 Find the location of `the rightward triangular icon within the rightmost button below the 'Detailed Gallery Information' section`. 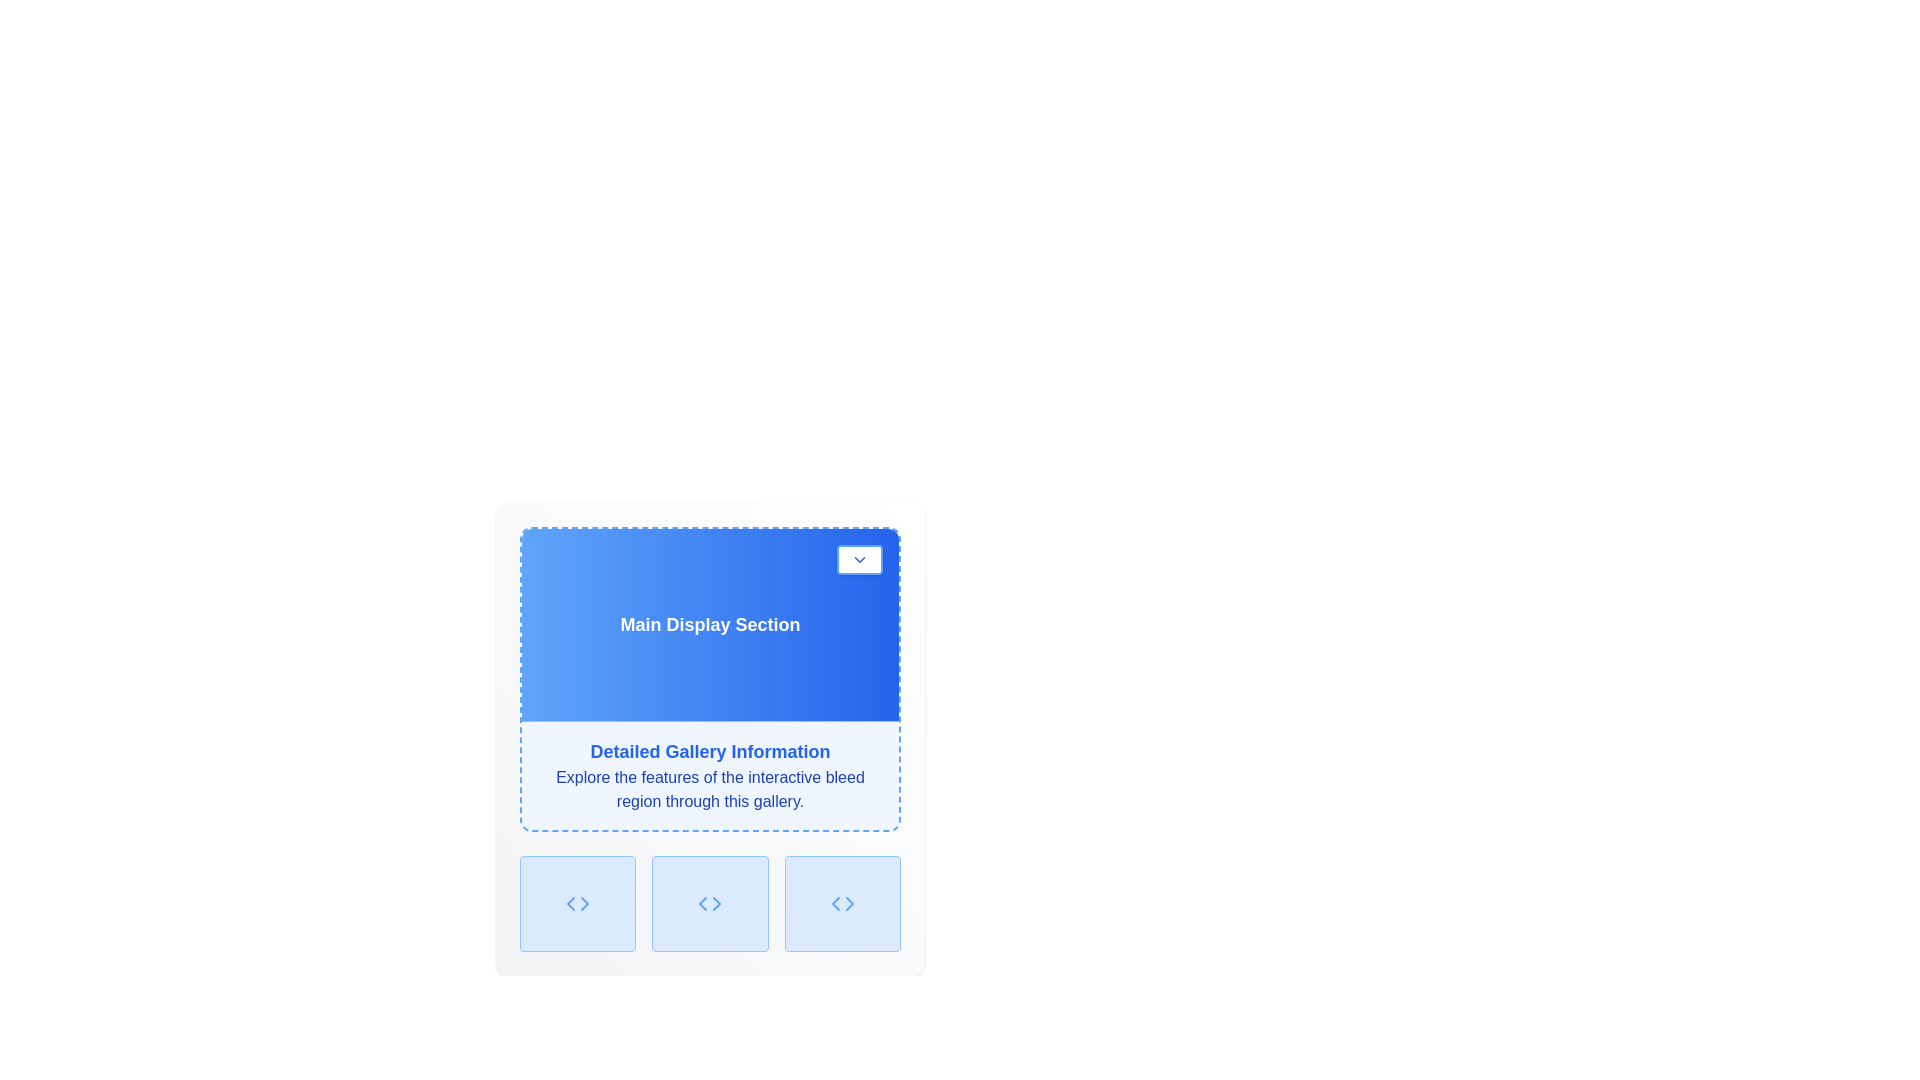

the rightward triangular icon within the rightmost button below the 'Detailed Gallery Information' section is located at coordinates (849, 903).